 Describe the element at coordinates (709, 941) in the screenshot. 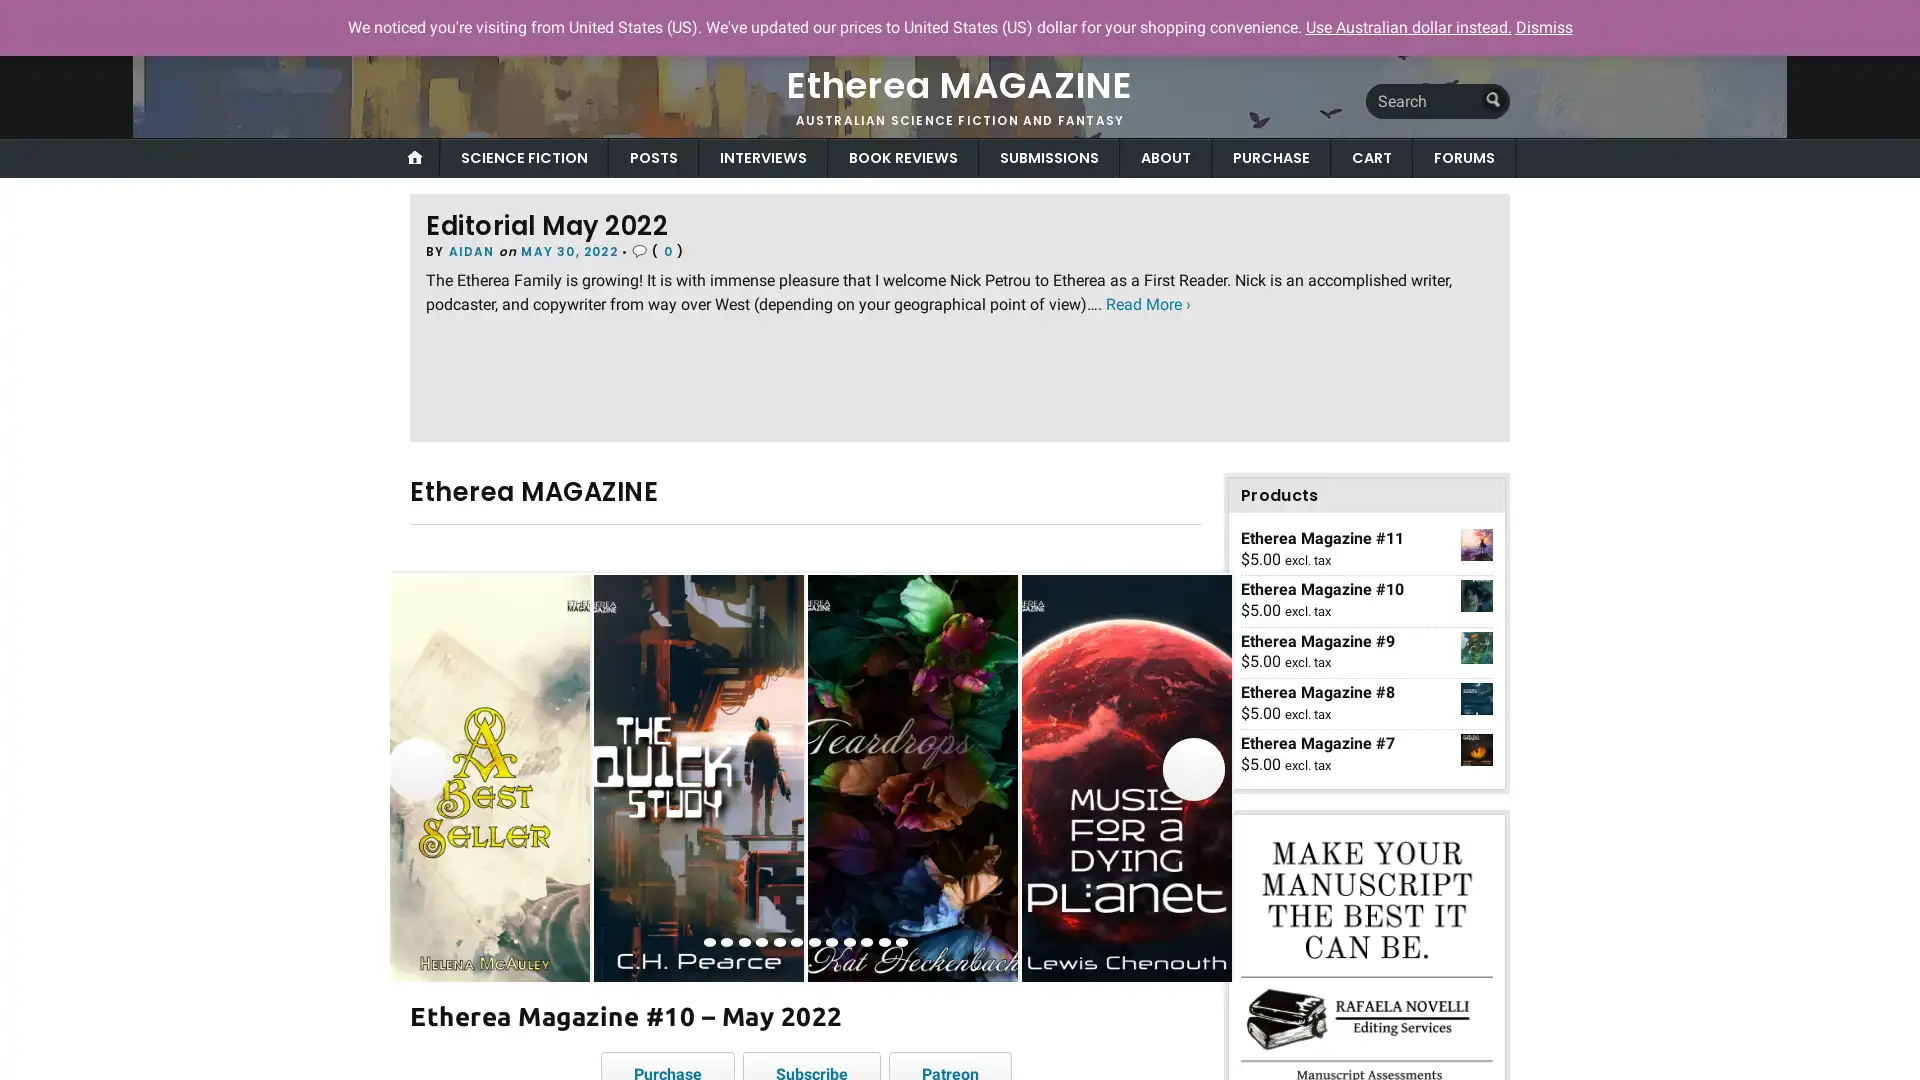

I see `view image 1 of 12 in carousel` at that location.